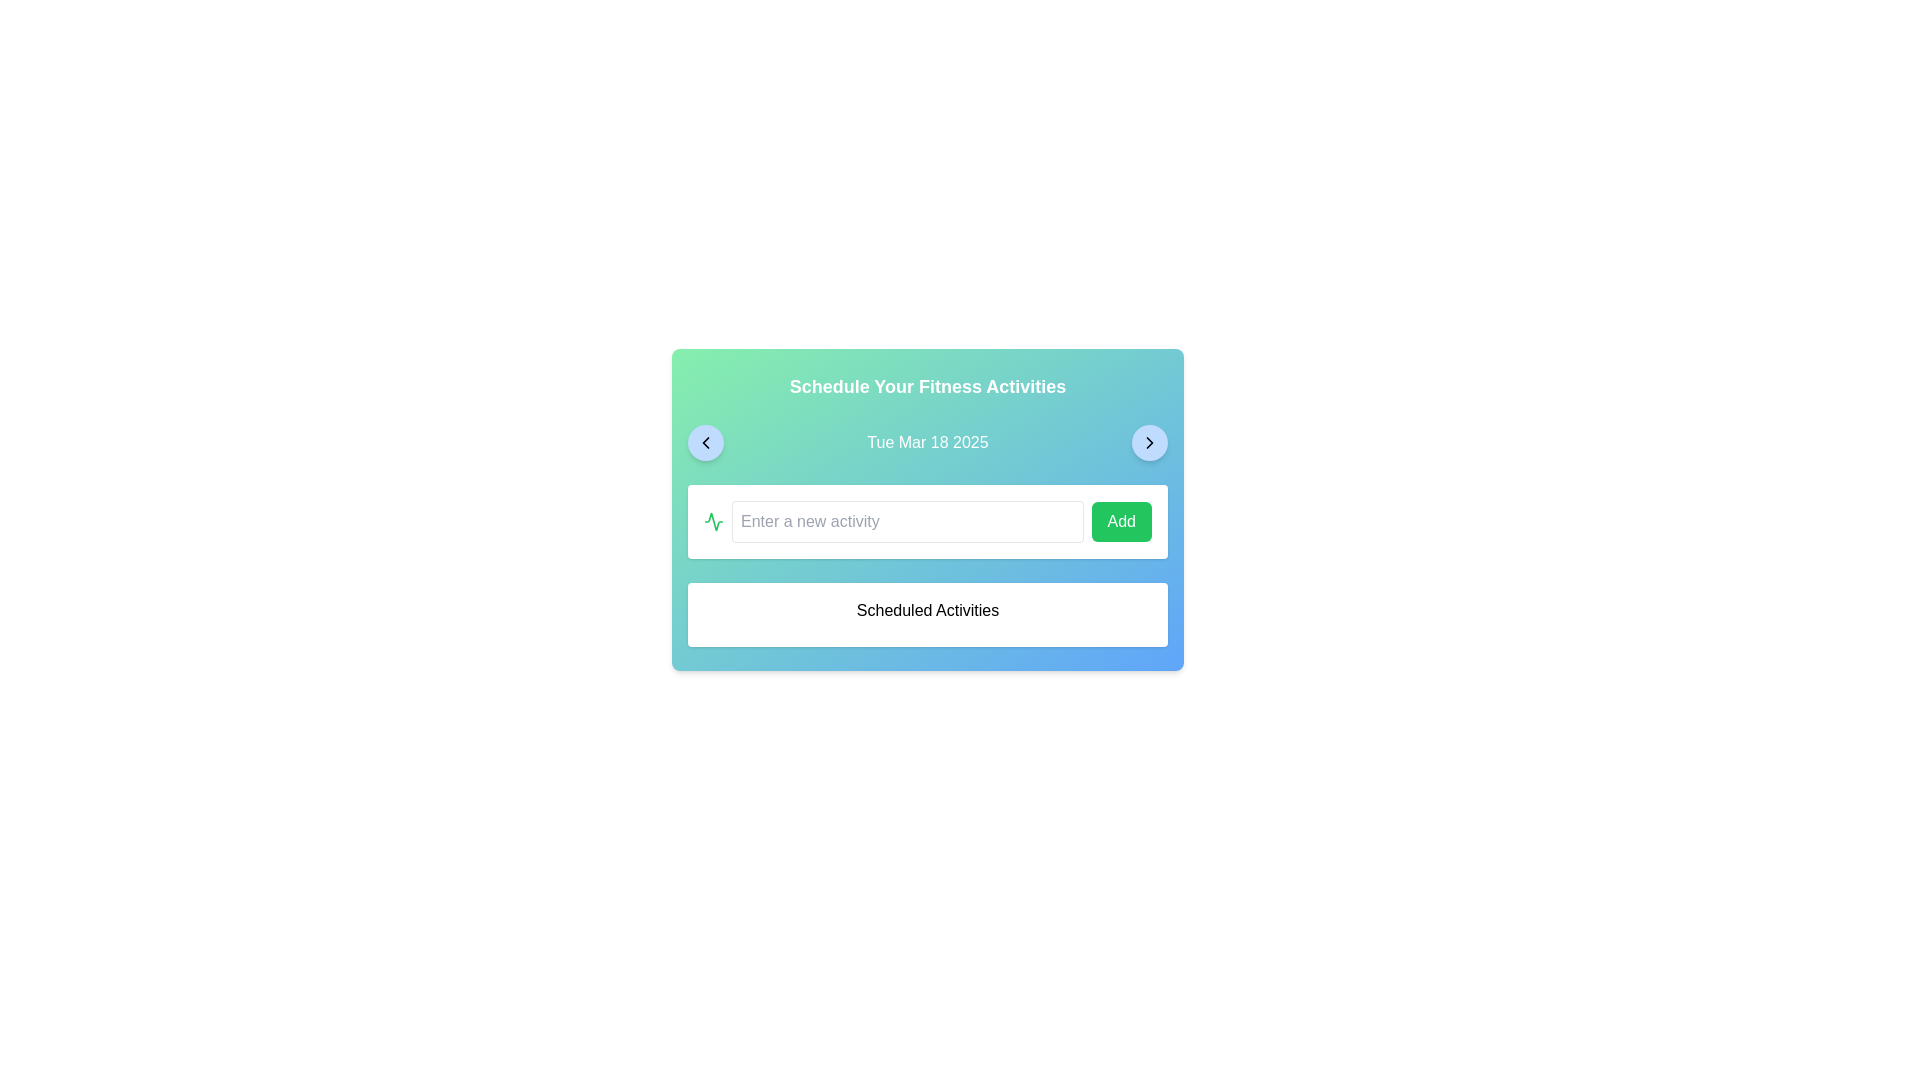  I want to click on the label indicating the currently selected date in the 'Schedule Your Fitness Activities' card, positioned above the input field and 'Add' button, between two circular blue buttons with left and right chevron icons, so click(926, 442).